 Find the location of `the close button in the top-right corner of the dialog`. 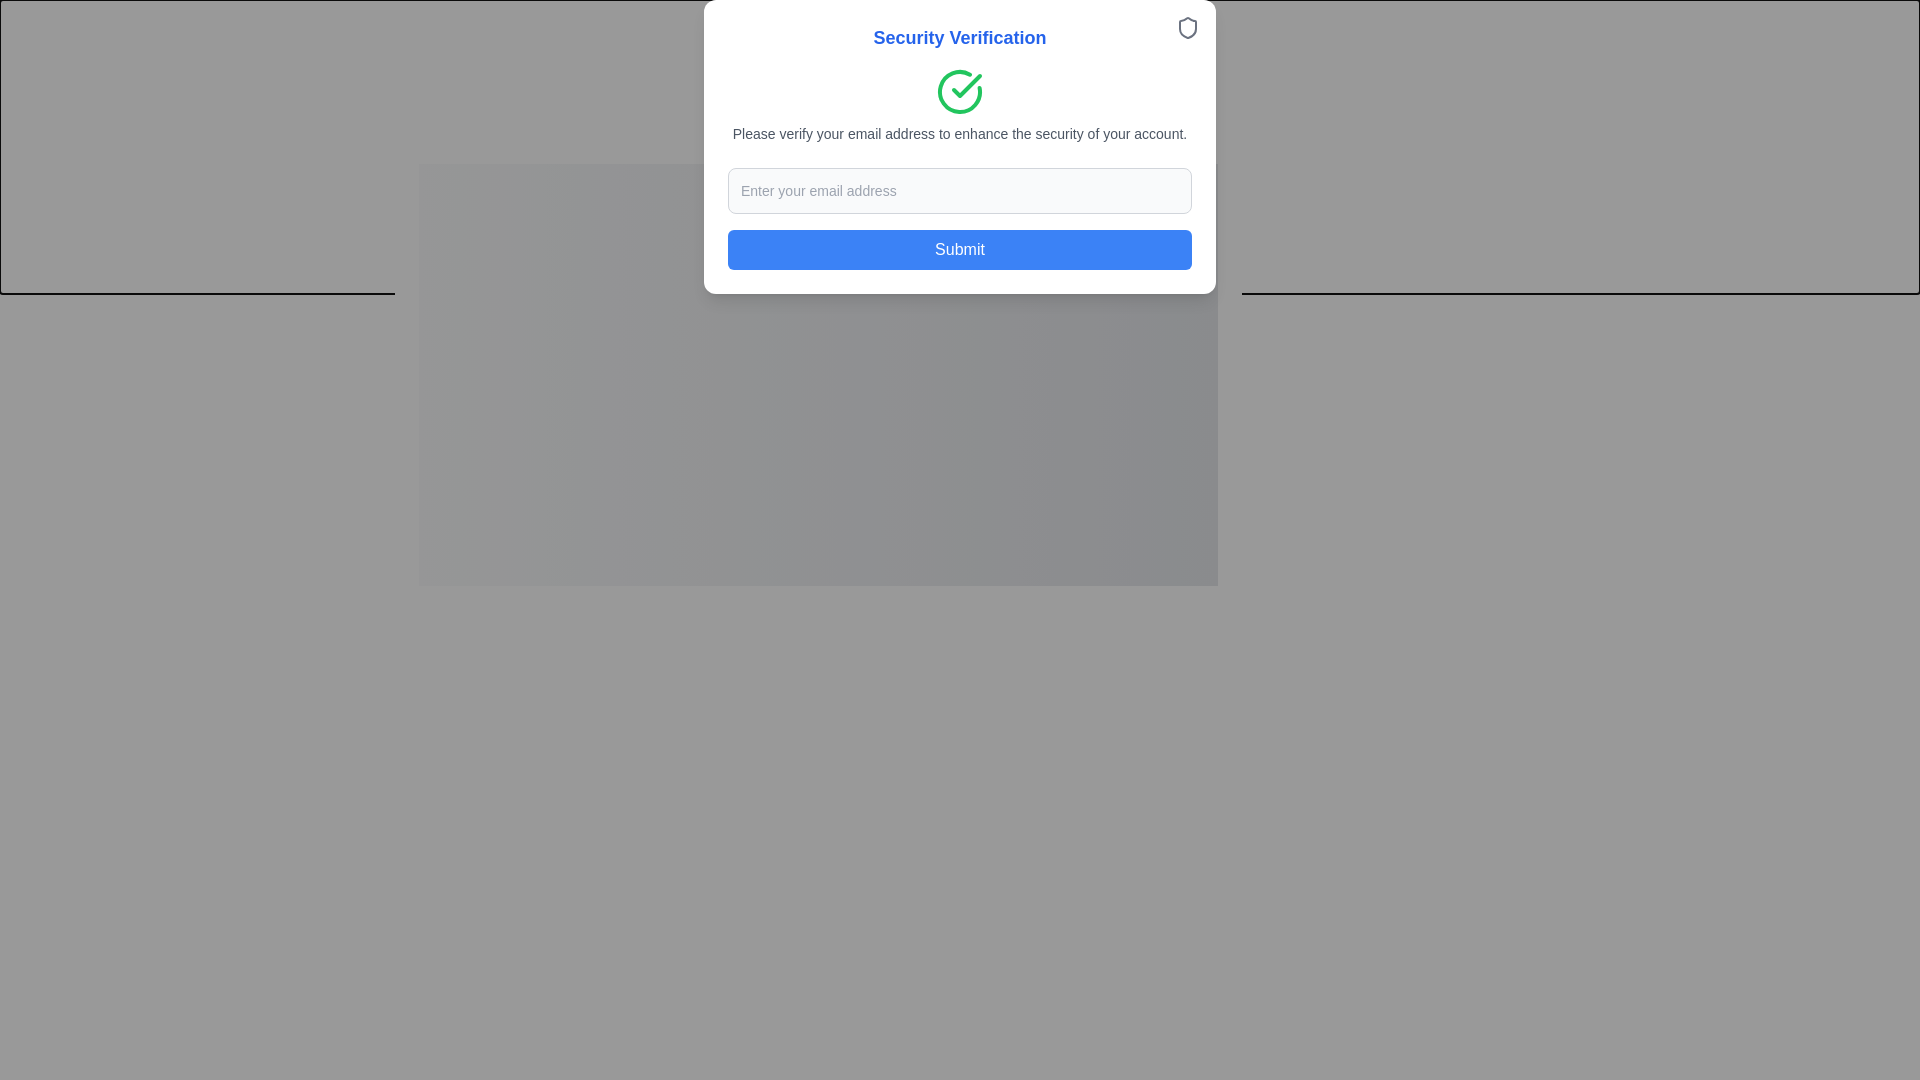

the close button in the top-right corner of the dialog is located at coordinates (1221, 158).